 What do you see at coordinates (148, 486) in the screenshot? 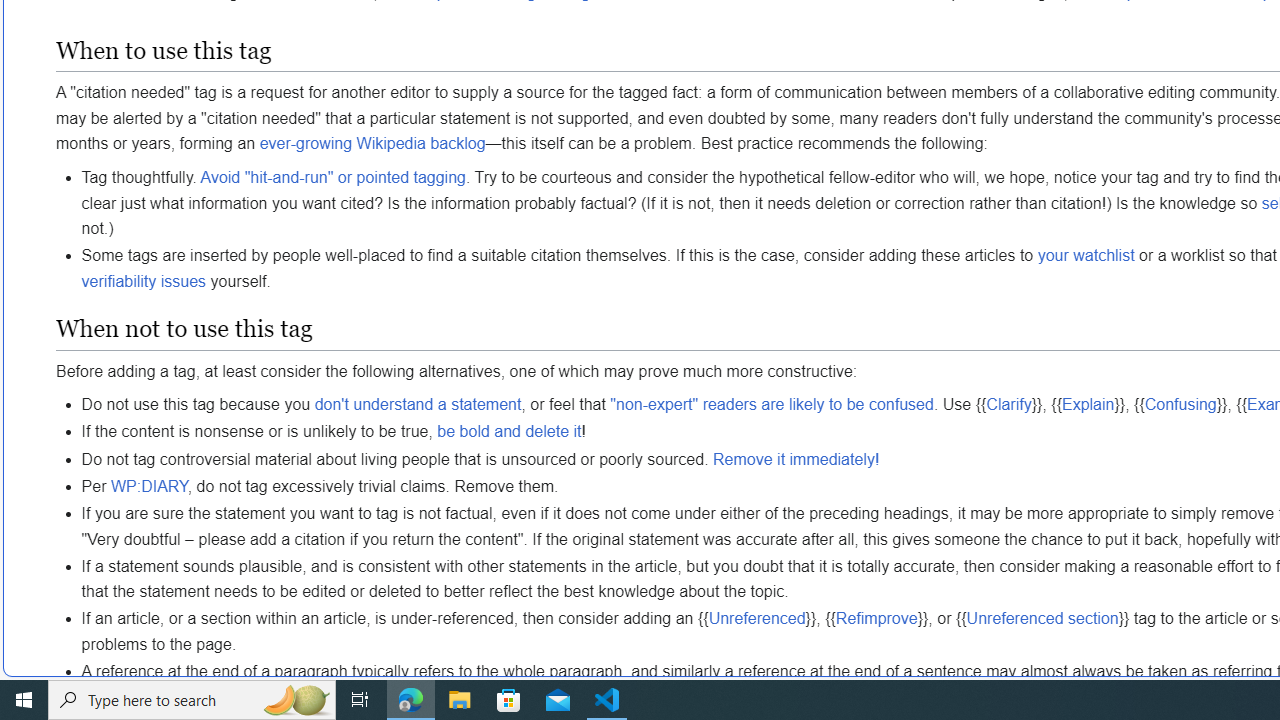
I see `'WP:DIARY'` at bounding box center [148, 486].